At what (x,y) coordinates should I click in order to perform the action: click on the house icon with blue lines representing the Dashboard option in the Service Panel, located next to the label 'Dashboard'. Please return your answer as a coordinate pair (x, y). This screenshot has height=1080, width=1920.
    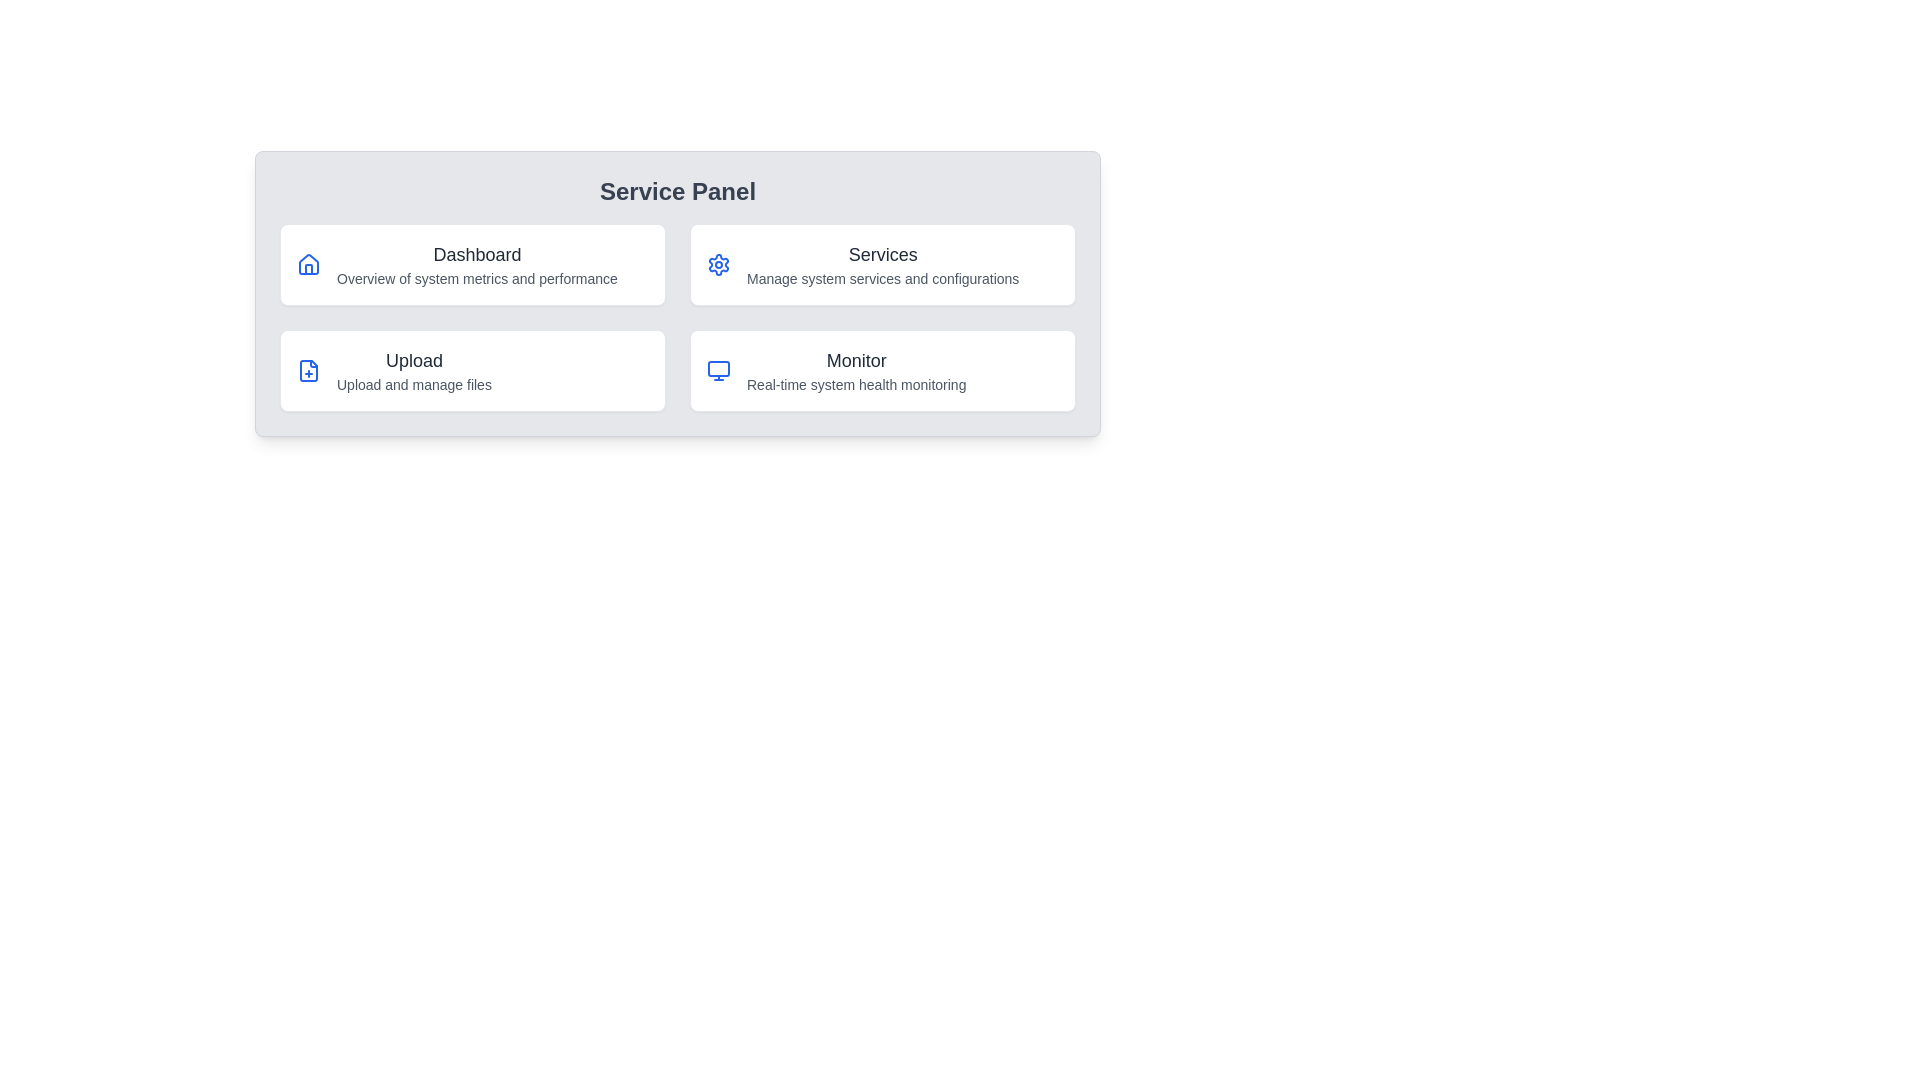
    Looking at the image, I should click on (307, 262).